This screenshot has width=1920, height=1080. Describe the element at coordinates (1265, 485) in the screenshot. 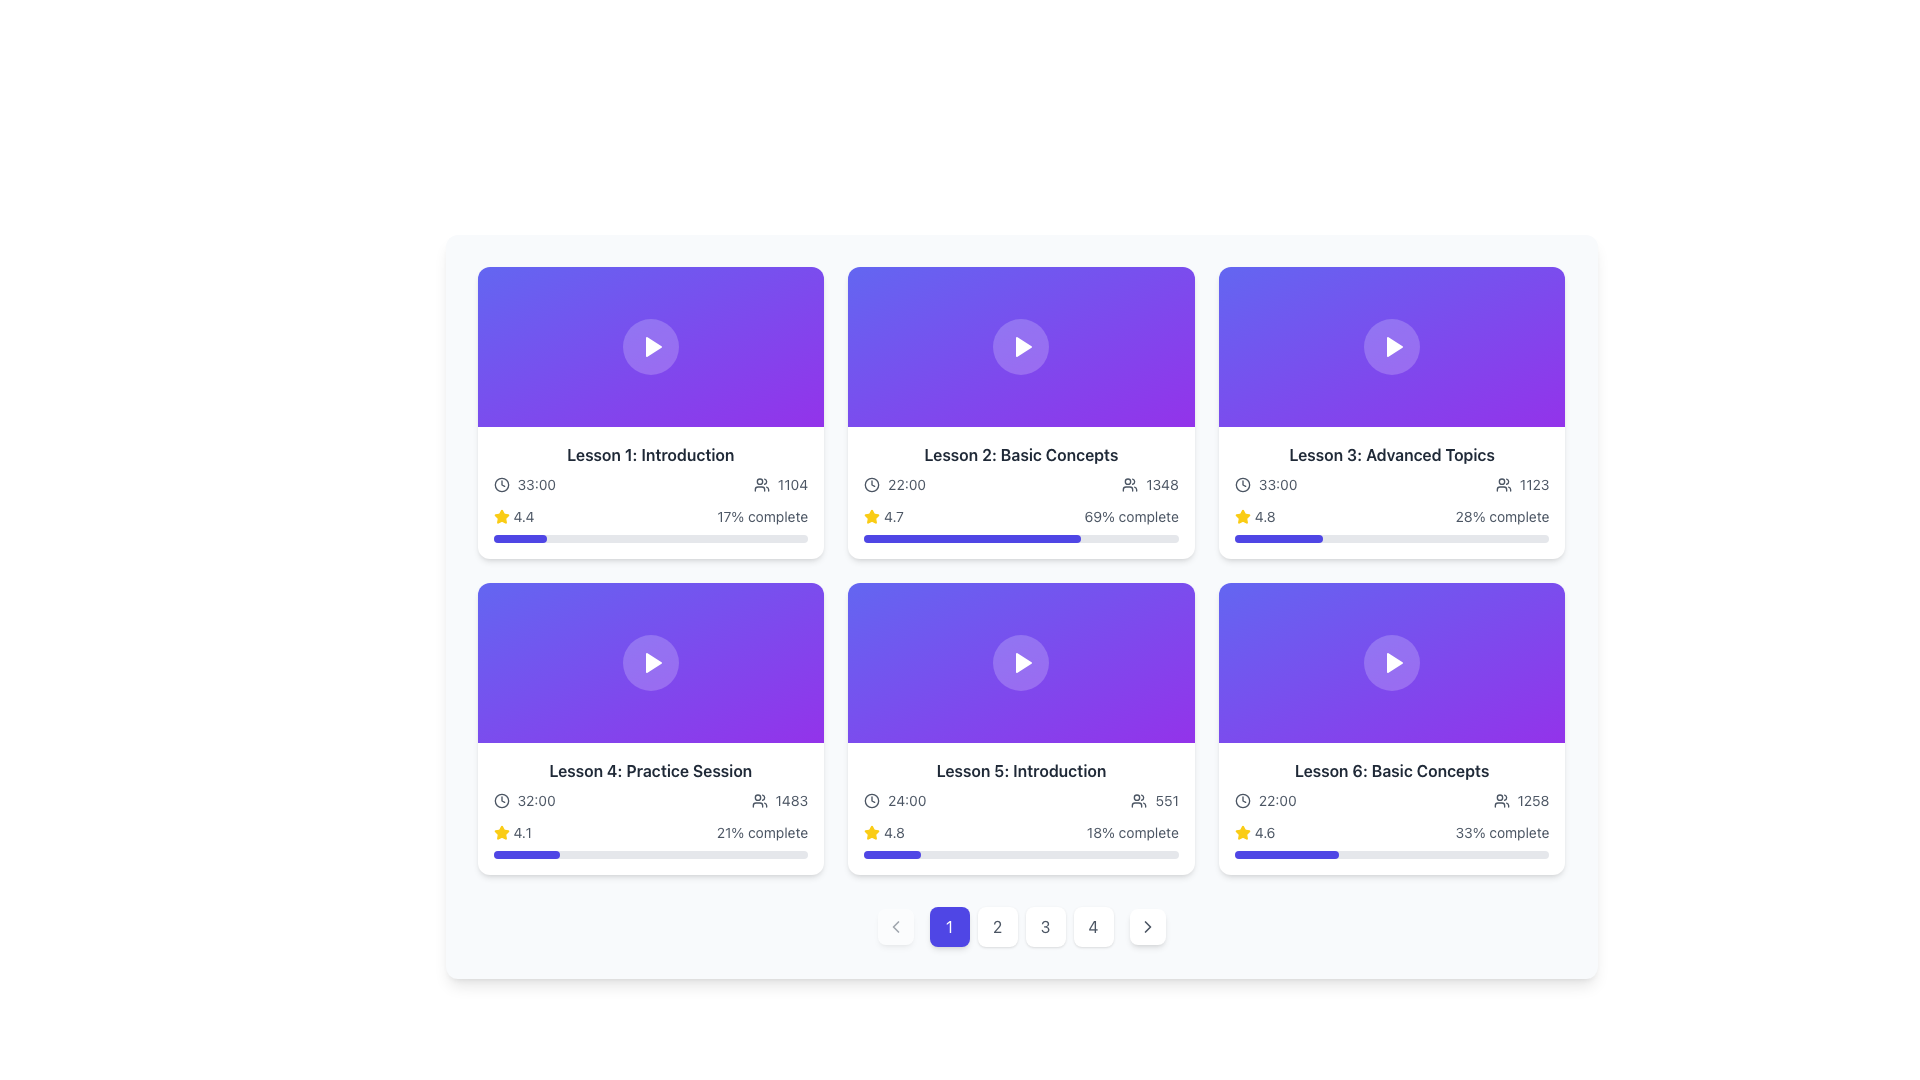

I see `the text and clock icon displaying '33:00' in the 'Lesson 3: Advanced Topics' card located in the top right corner of the grid` at that location.